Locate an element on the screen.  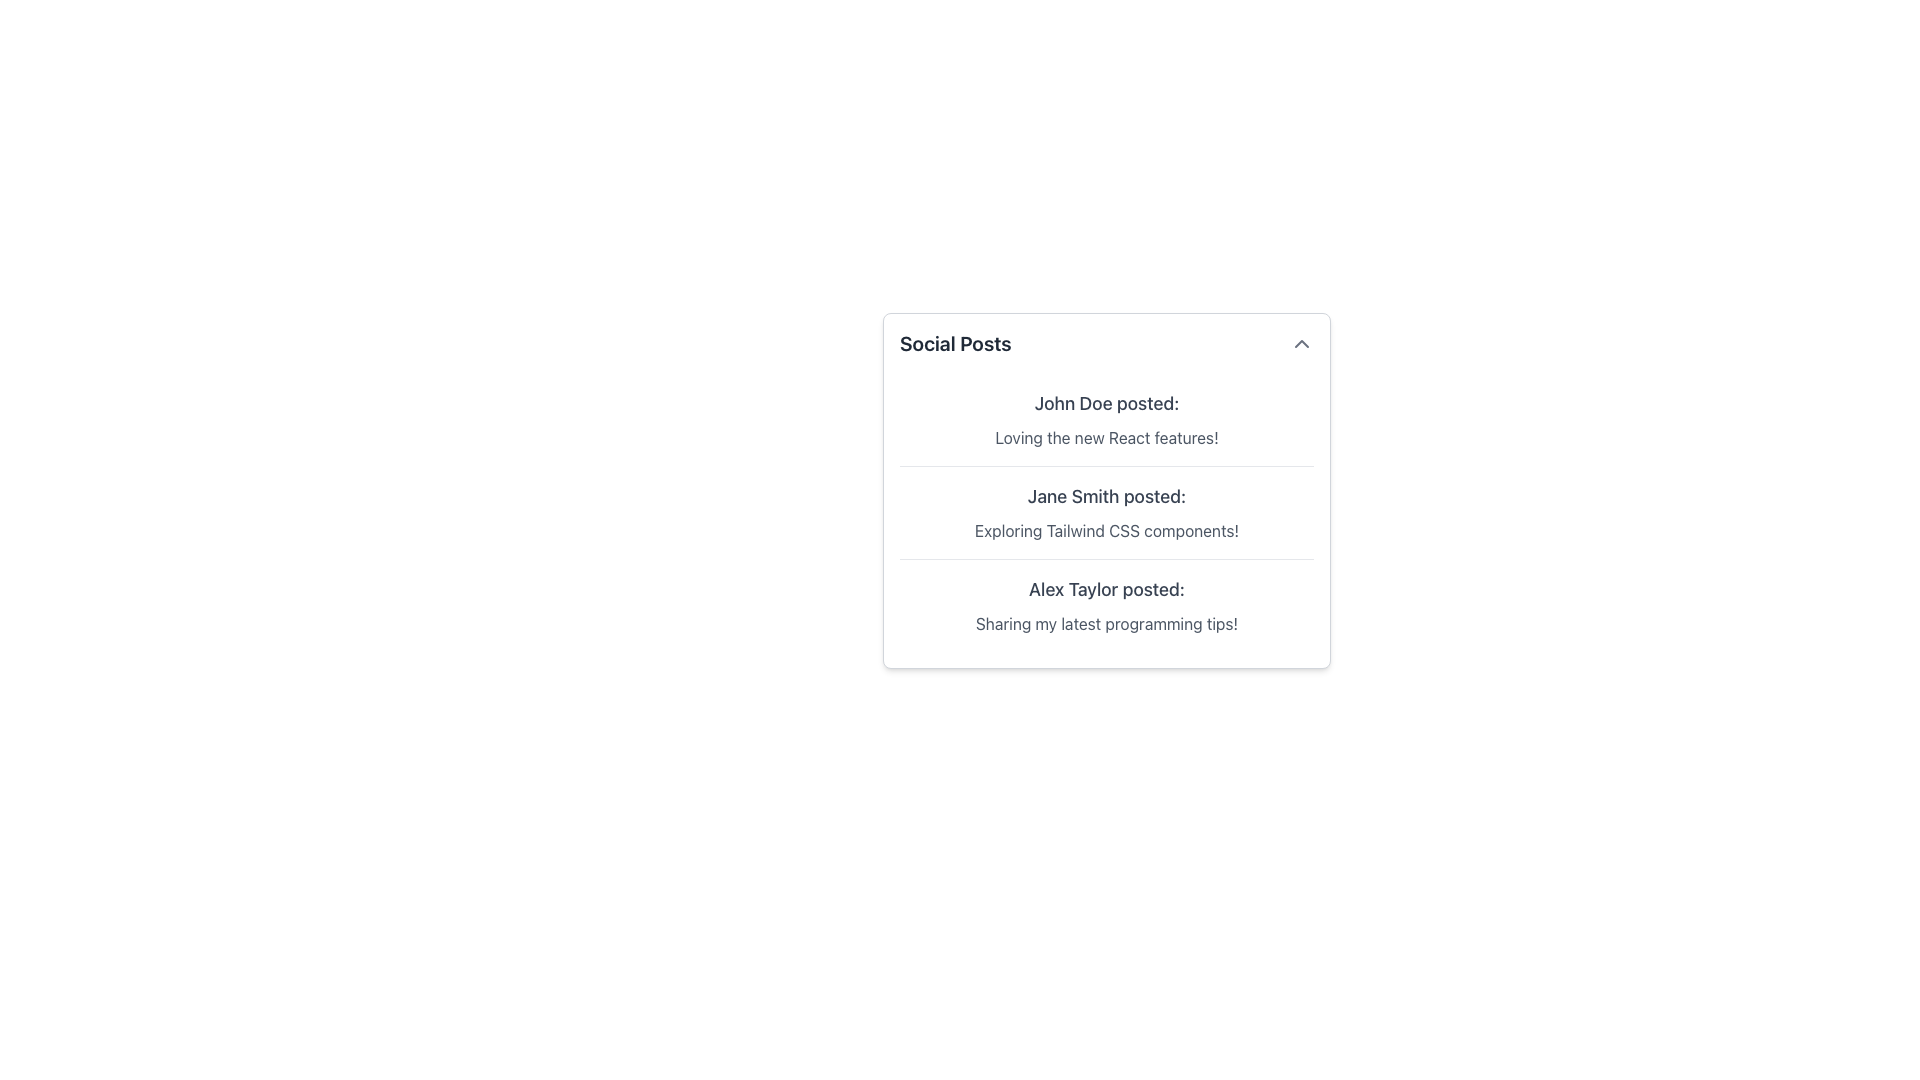
the text element serving as a header for 'Jane Smith', located beneath 'Social Posts' and above 'Exploring Tailwind CSS components!' is located at coordinates (1106, 496).